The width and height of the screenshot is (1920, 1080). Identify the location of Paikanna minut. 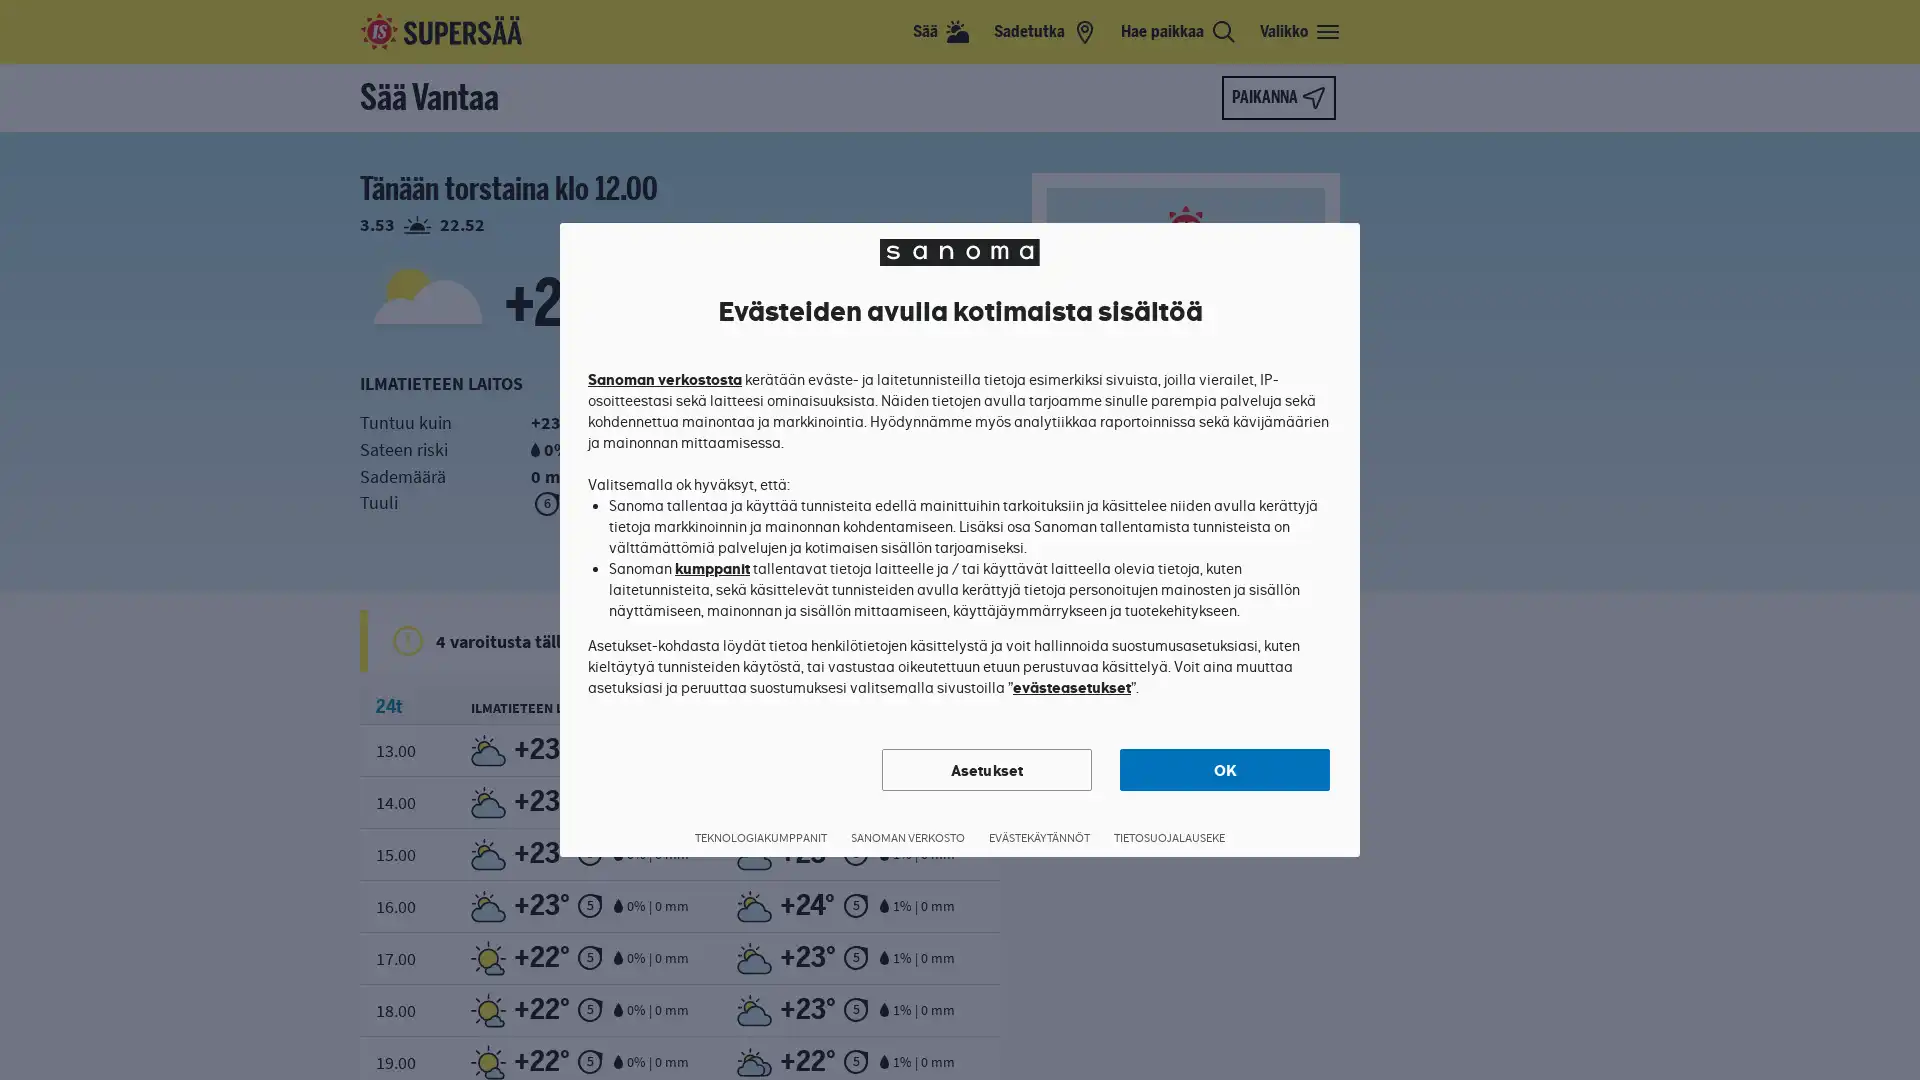
(1277, 97).